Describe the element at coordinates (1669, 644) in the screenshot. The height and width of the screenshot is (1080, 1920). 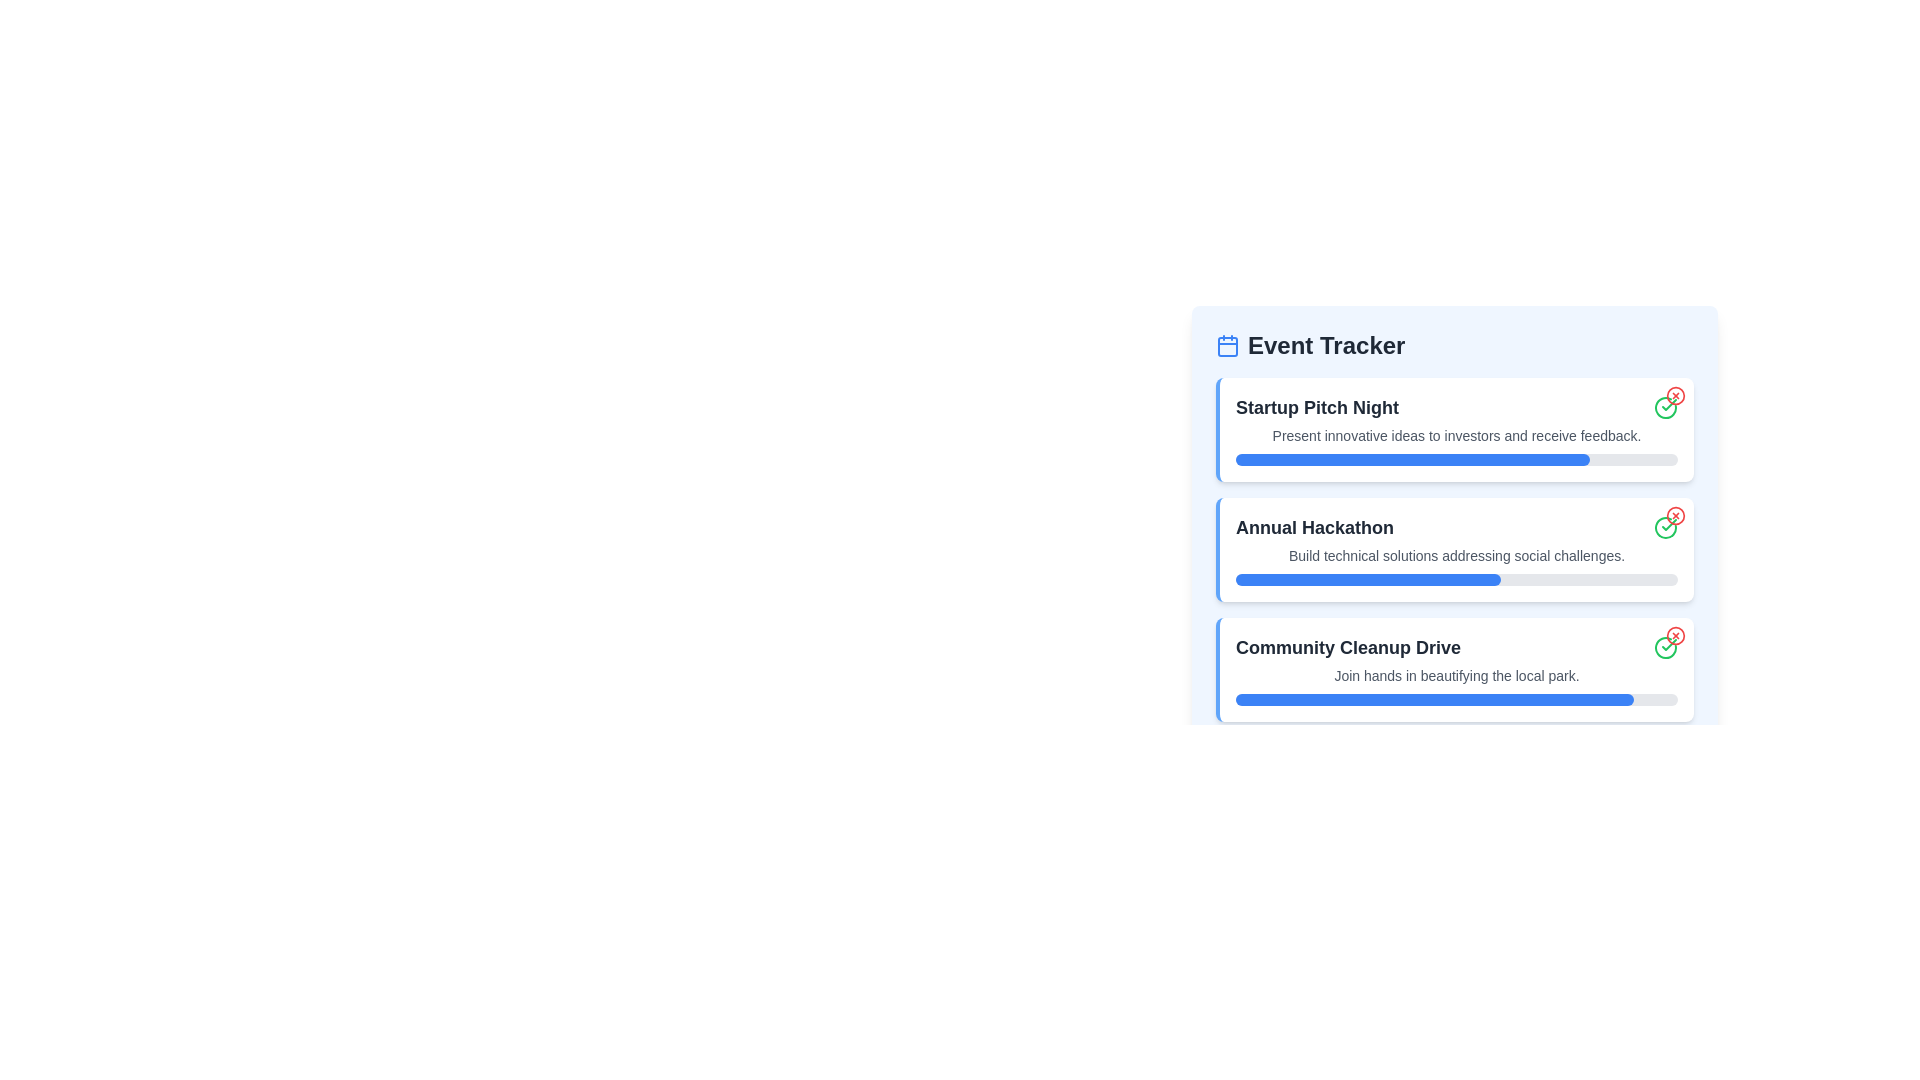
I see `the confirmation graphic icon representing the approval status for the 'Community Cleanup Drive' event, located at the bottom-right corner of its card` at that location.